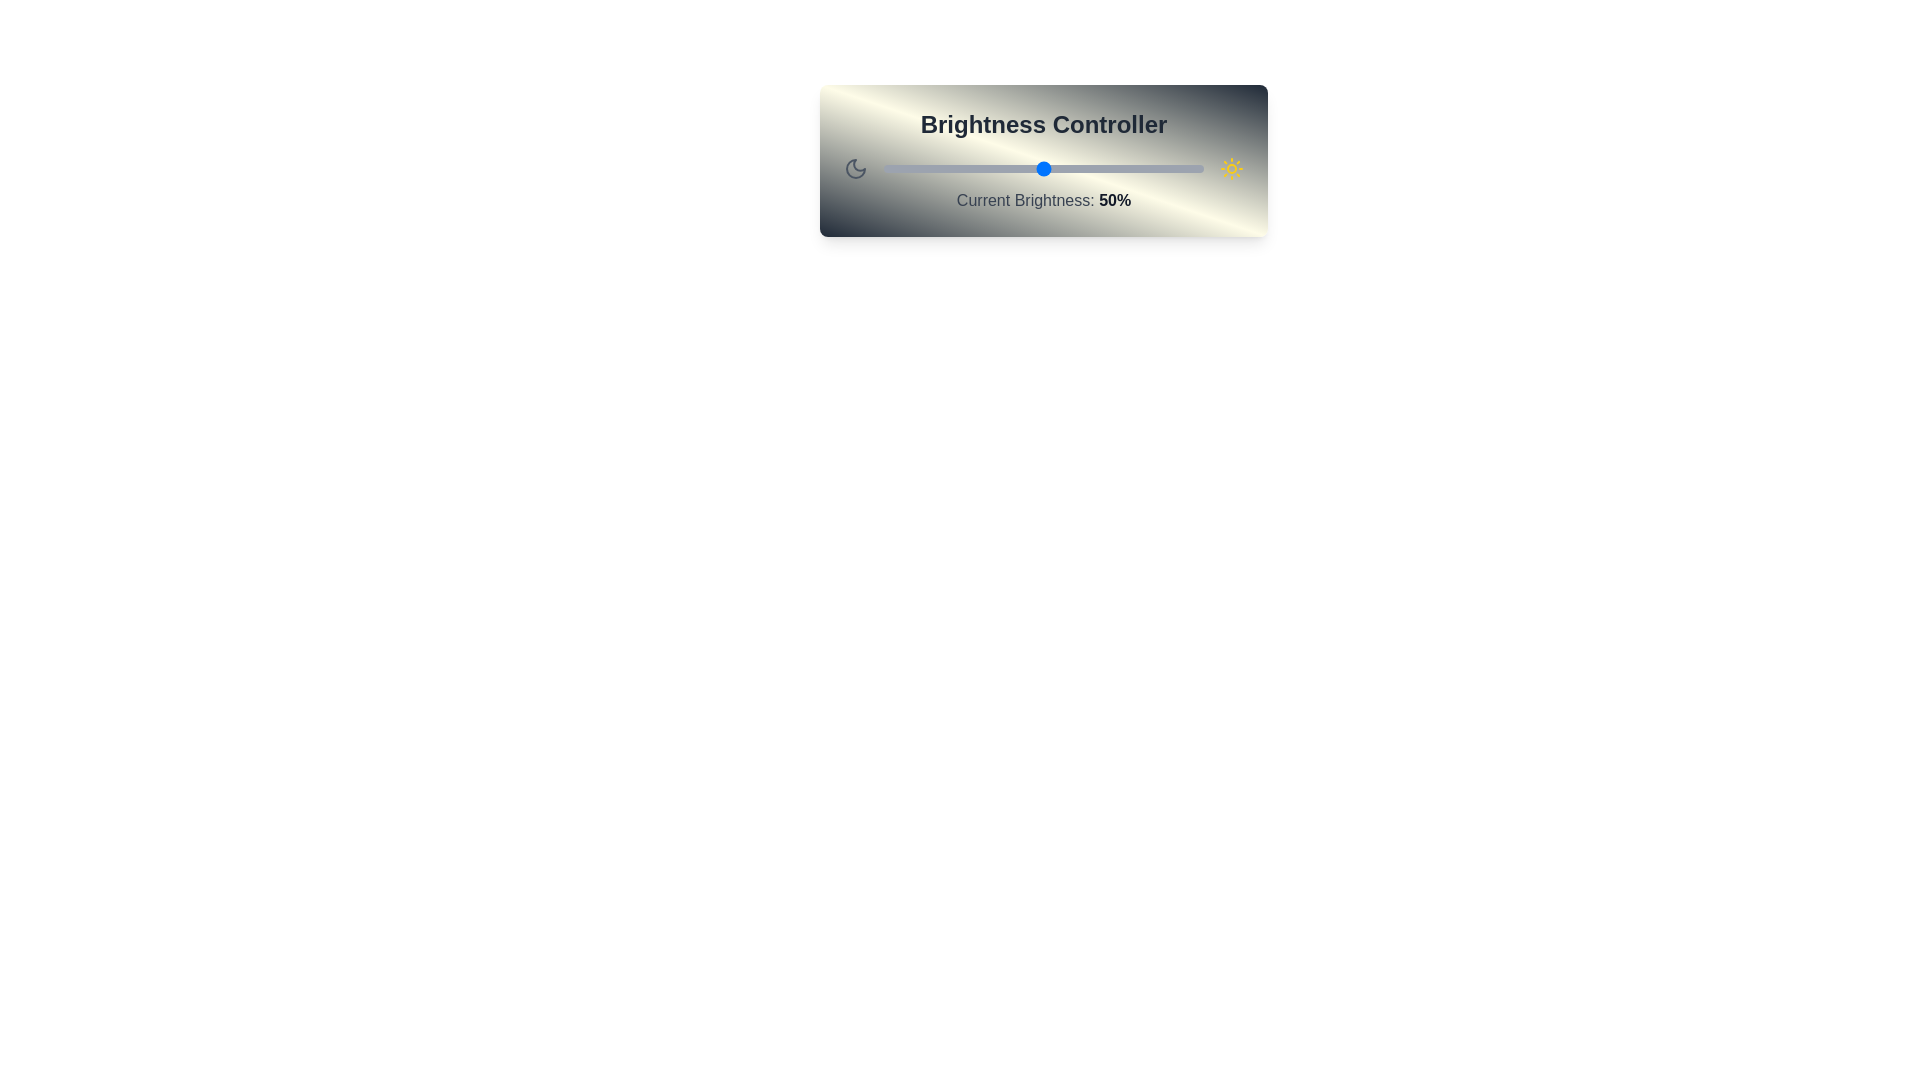 The width and height of the screenshot is (1920, 1080). I want to click on the brightness slider to 89%, so click(1168, 168).